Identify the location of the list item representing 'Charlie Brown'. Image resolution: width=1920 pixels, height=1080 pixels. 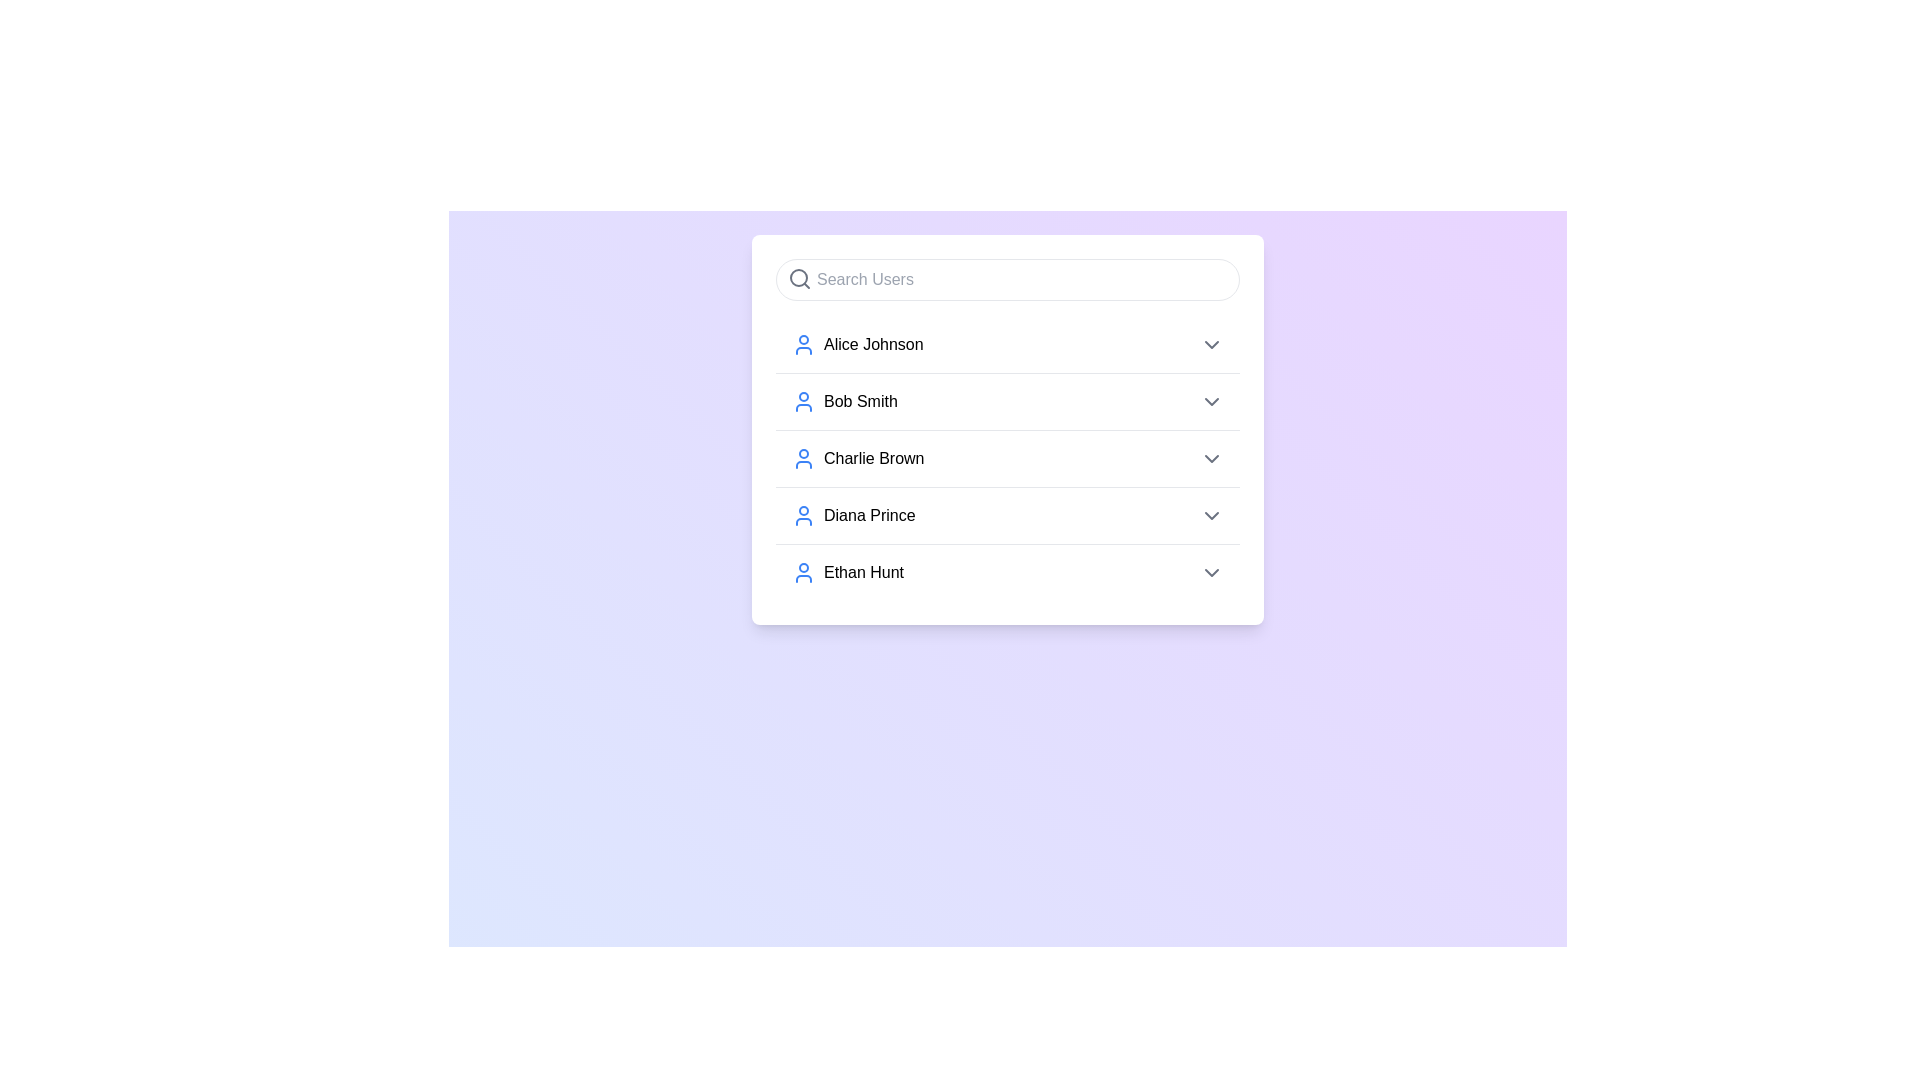
(1008, 459).